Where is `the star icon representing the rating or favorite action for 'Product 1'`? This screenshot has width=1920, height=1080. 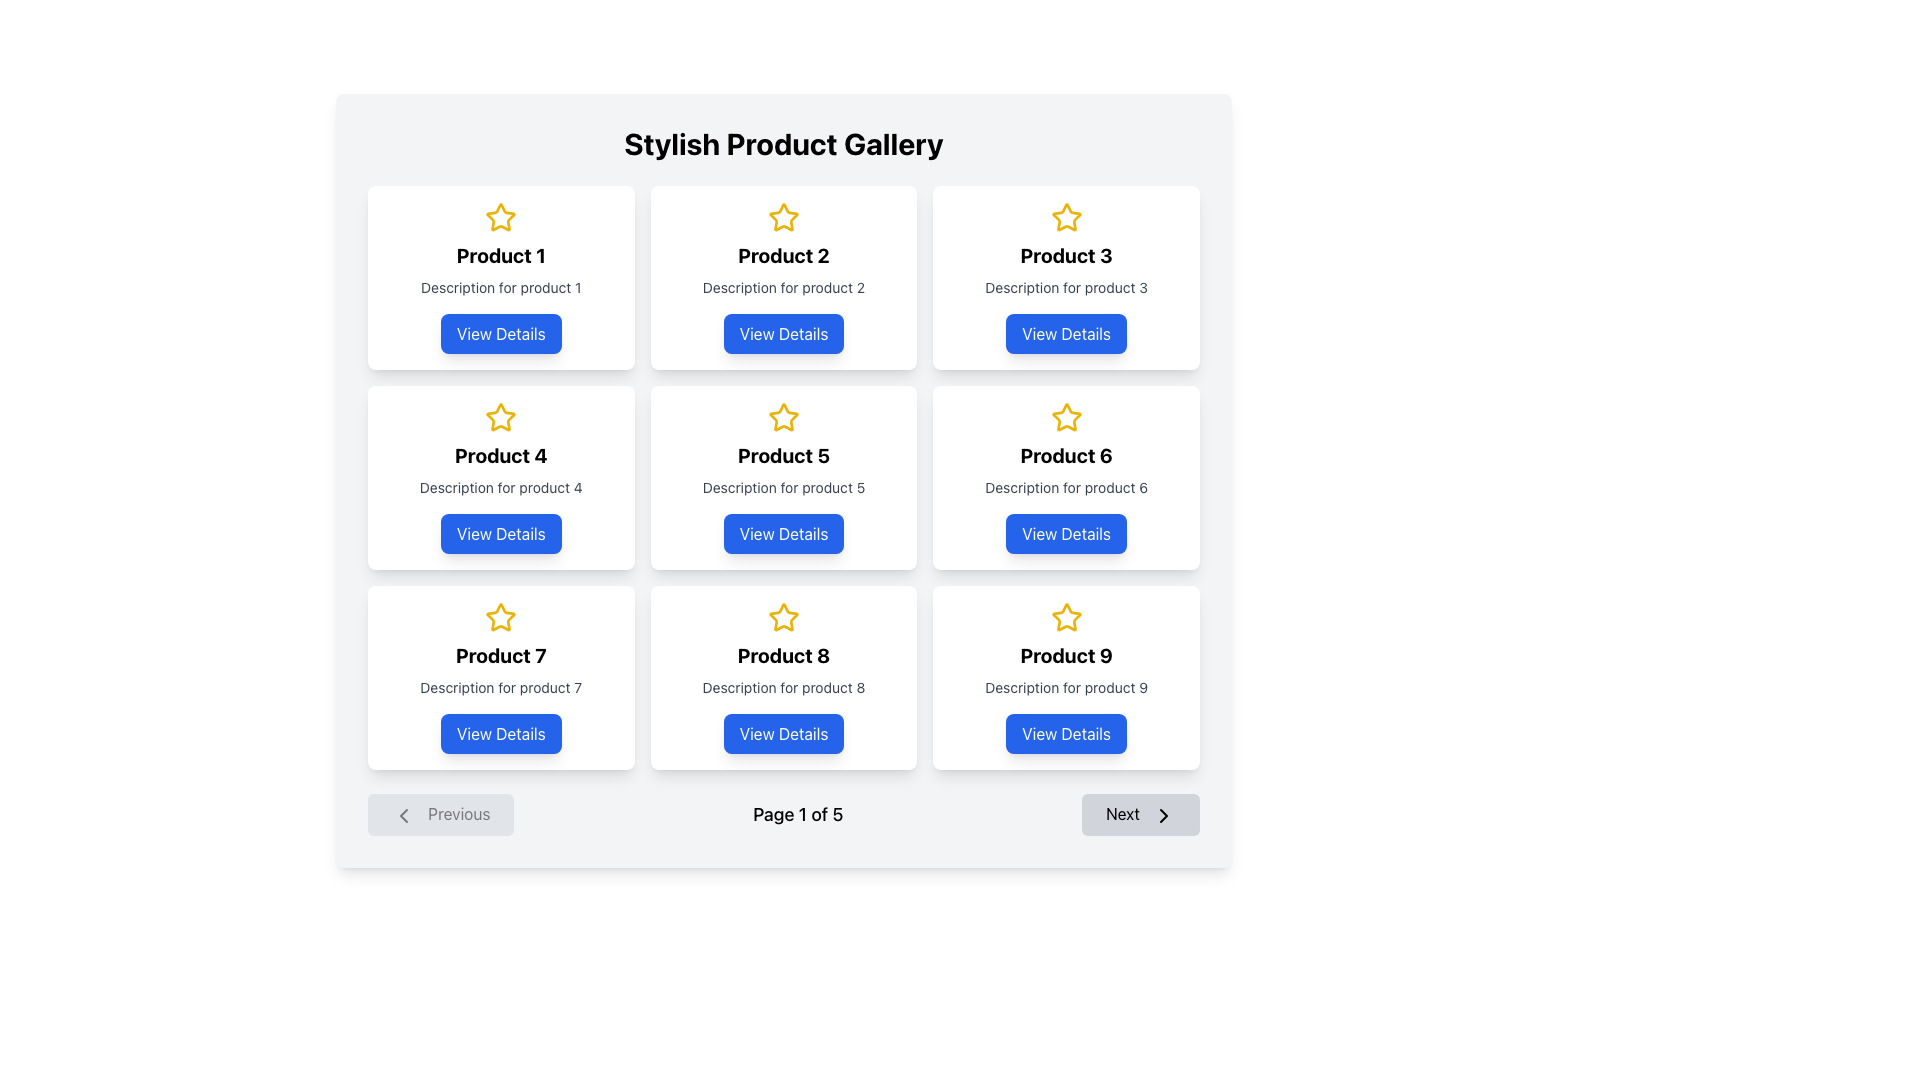
the star icon representing the rating or favorite action for 'Product 1' is located at coordinates (501, 218).